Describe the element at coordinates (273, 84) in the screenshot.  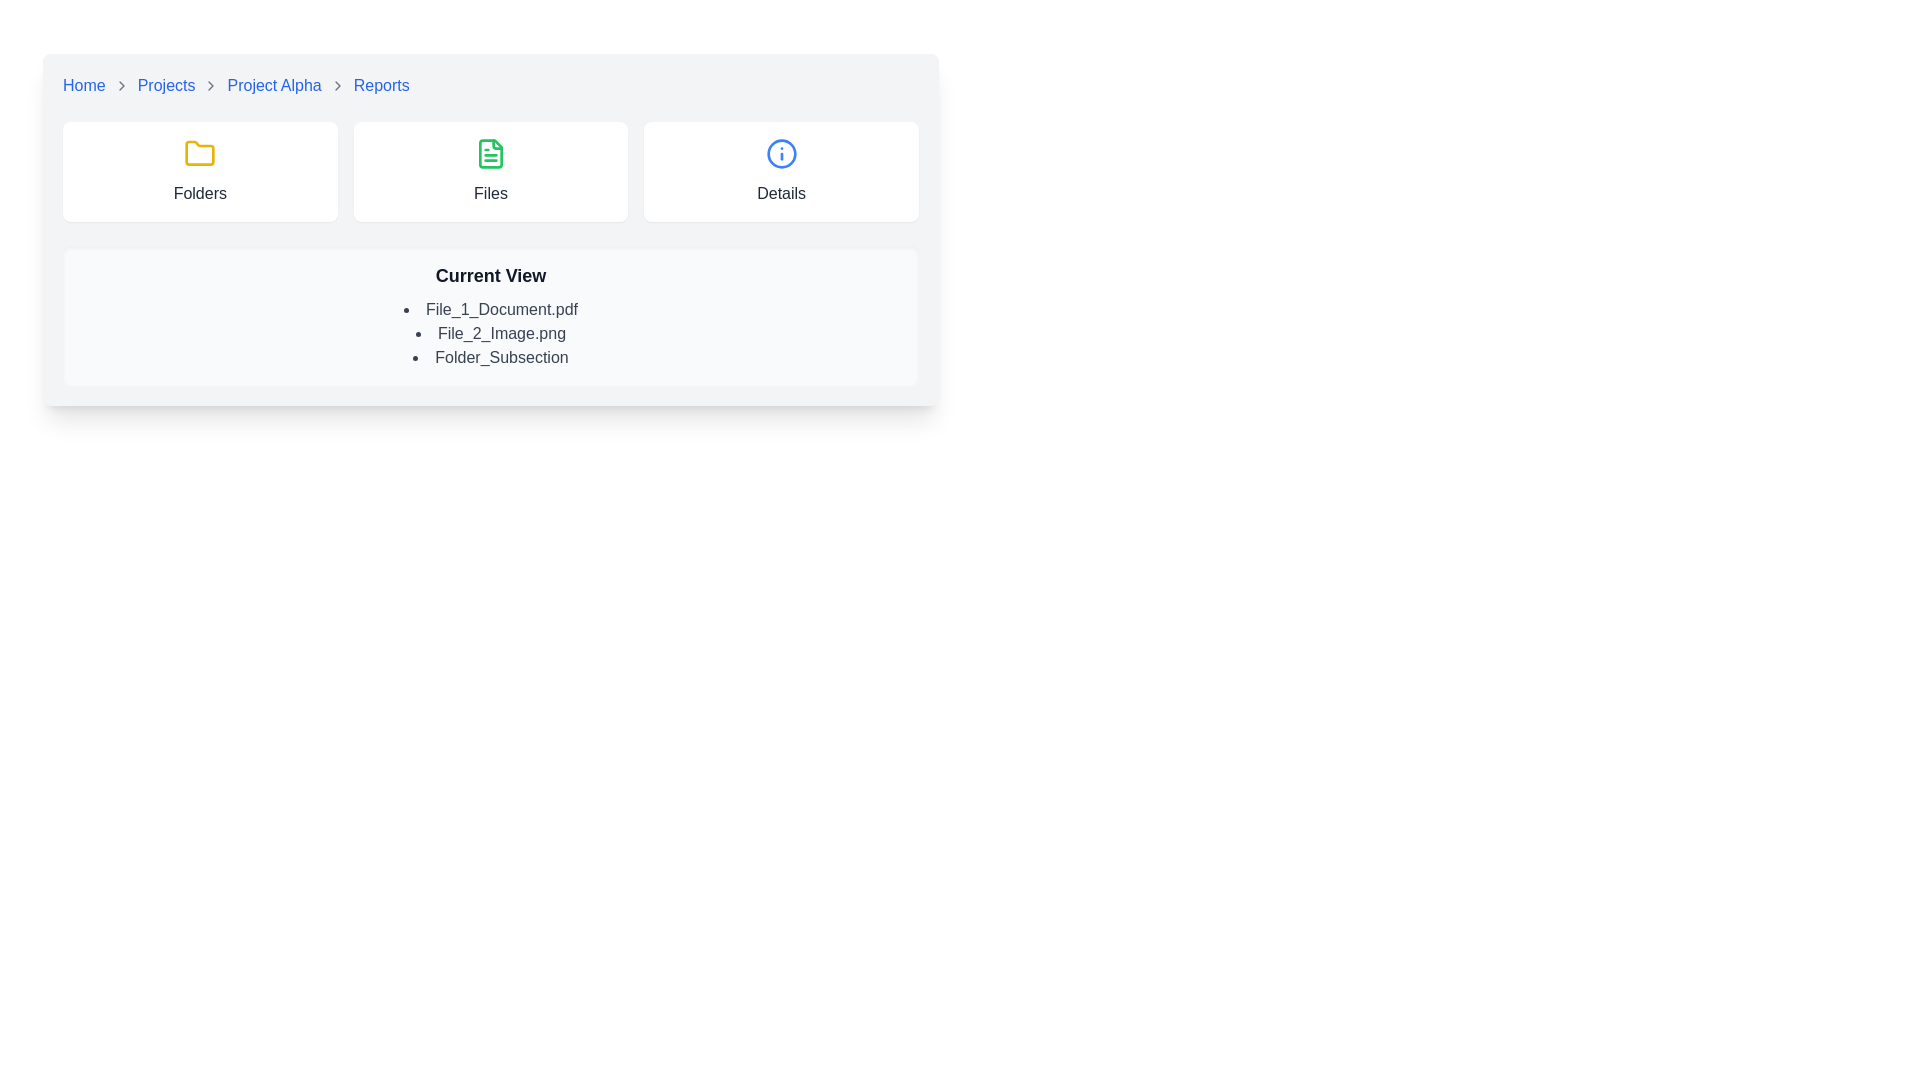
I see `the 'Project Alpha' hyperlink in the breadcrumb navigation bar` at that location.